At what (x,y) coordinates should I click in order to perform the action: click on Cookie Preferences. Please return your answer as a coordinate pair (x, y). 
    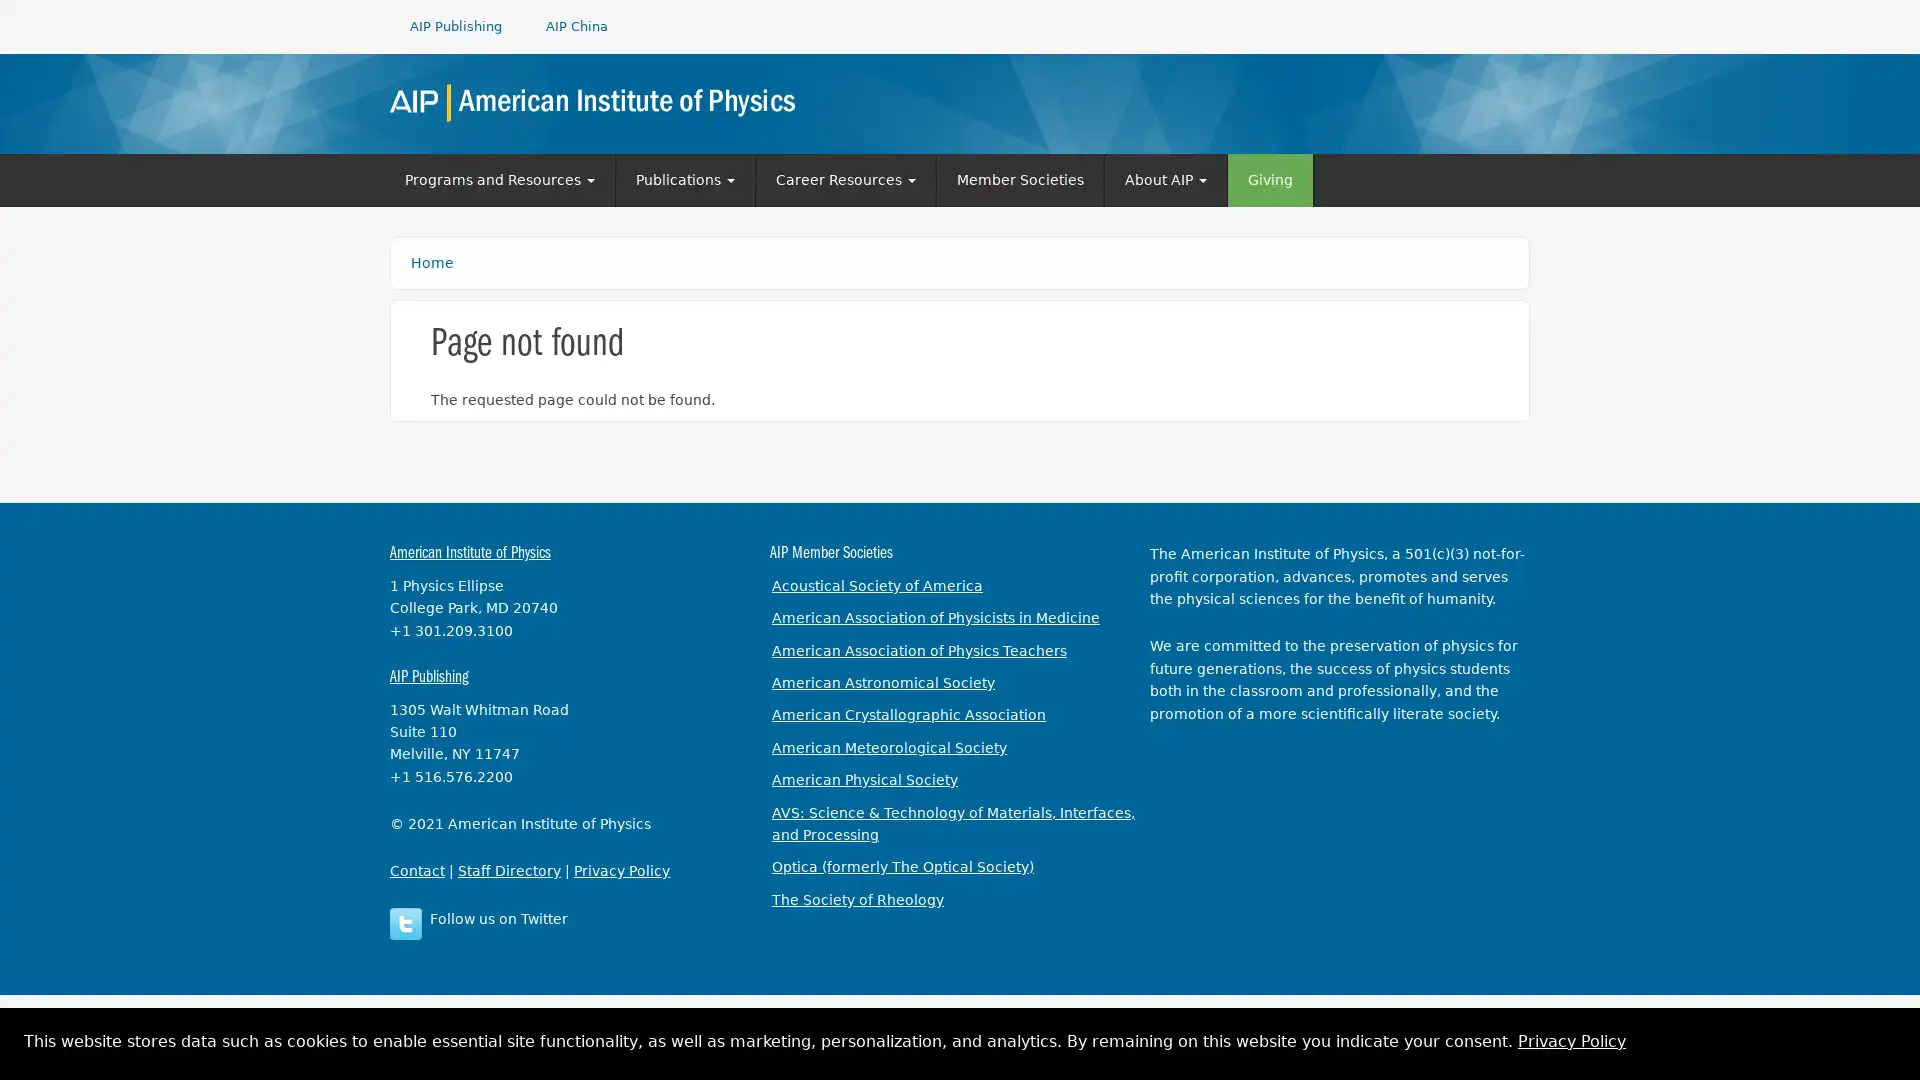
    Looking at the image, I should click on (1886, 1047).